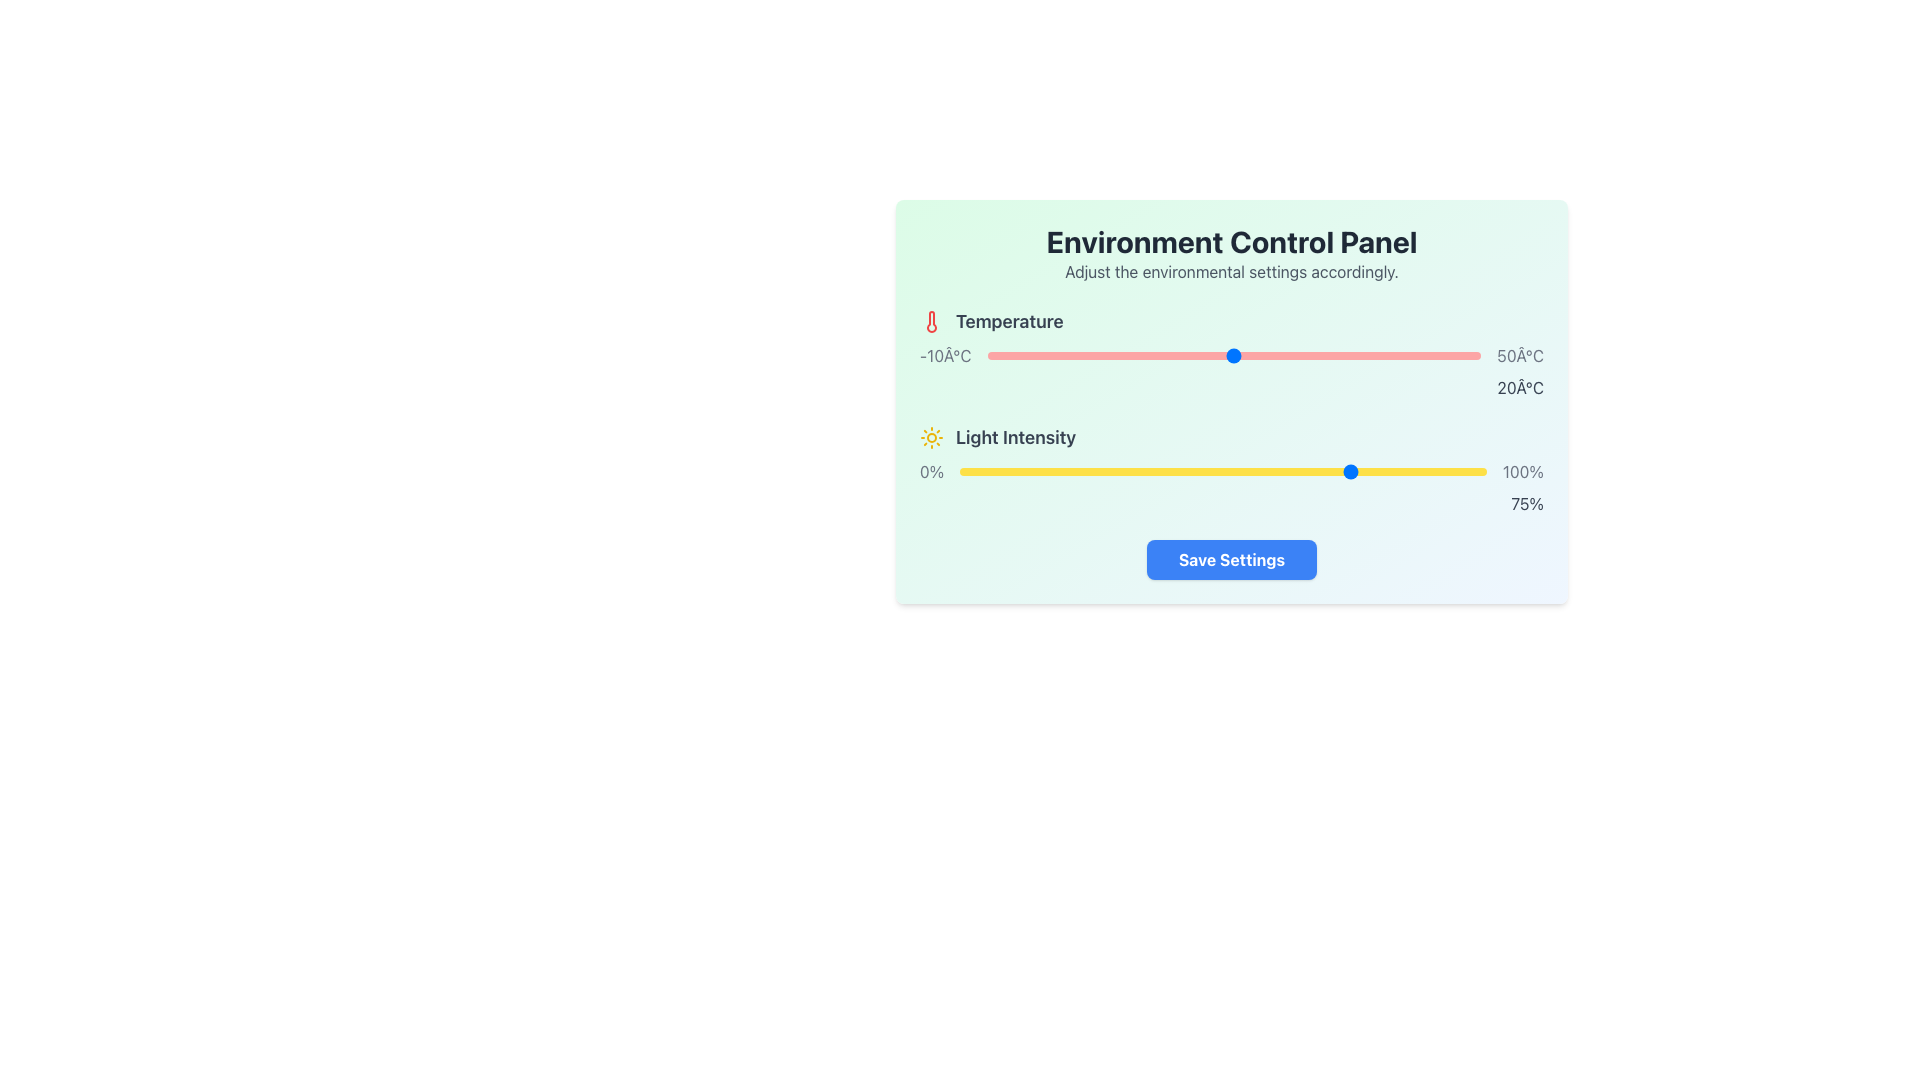 The width and height of the screenshot is (1920, 1080). Describe the element at coordinates (1430, 354) in the screenshot. I see `the temperature slider` at that location.